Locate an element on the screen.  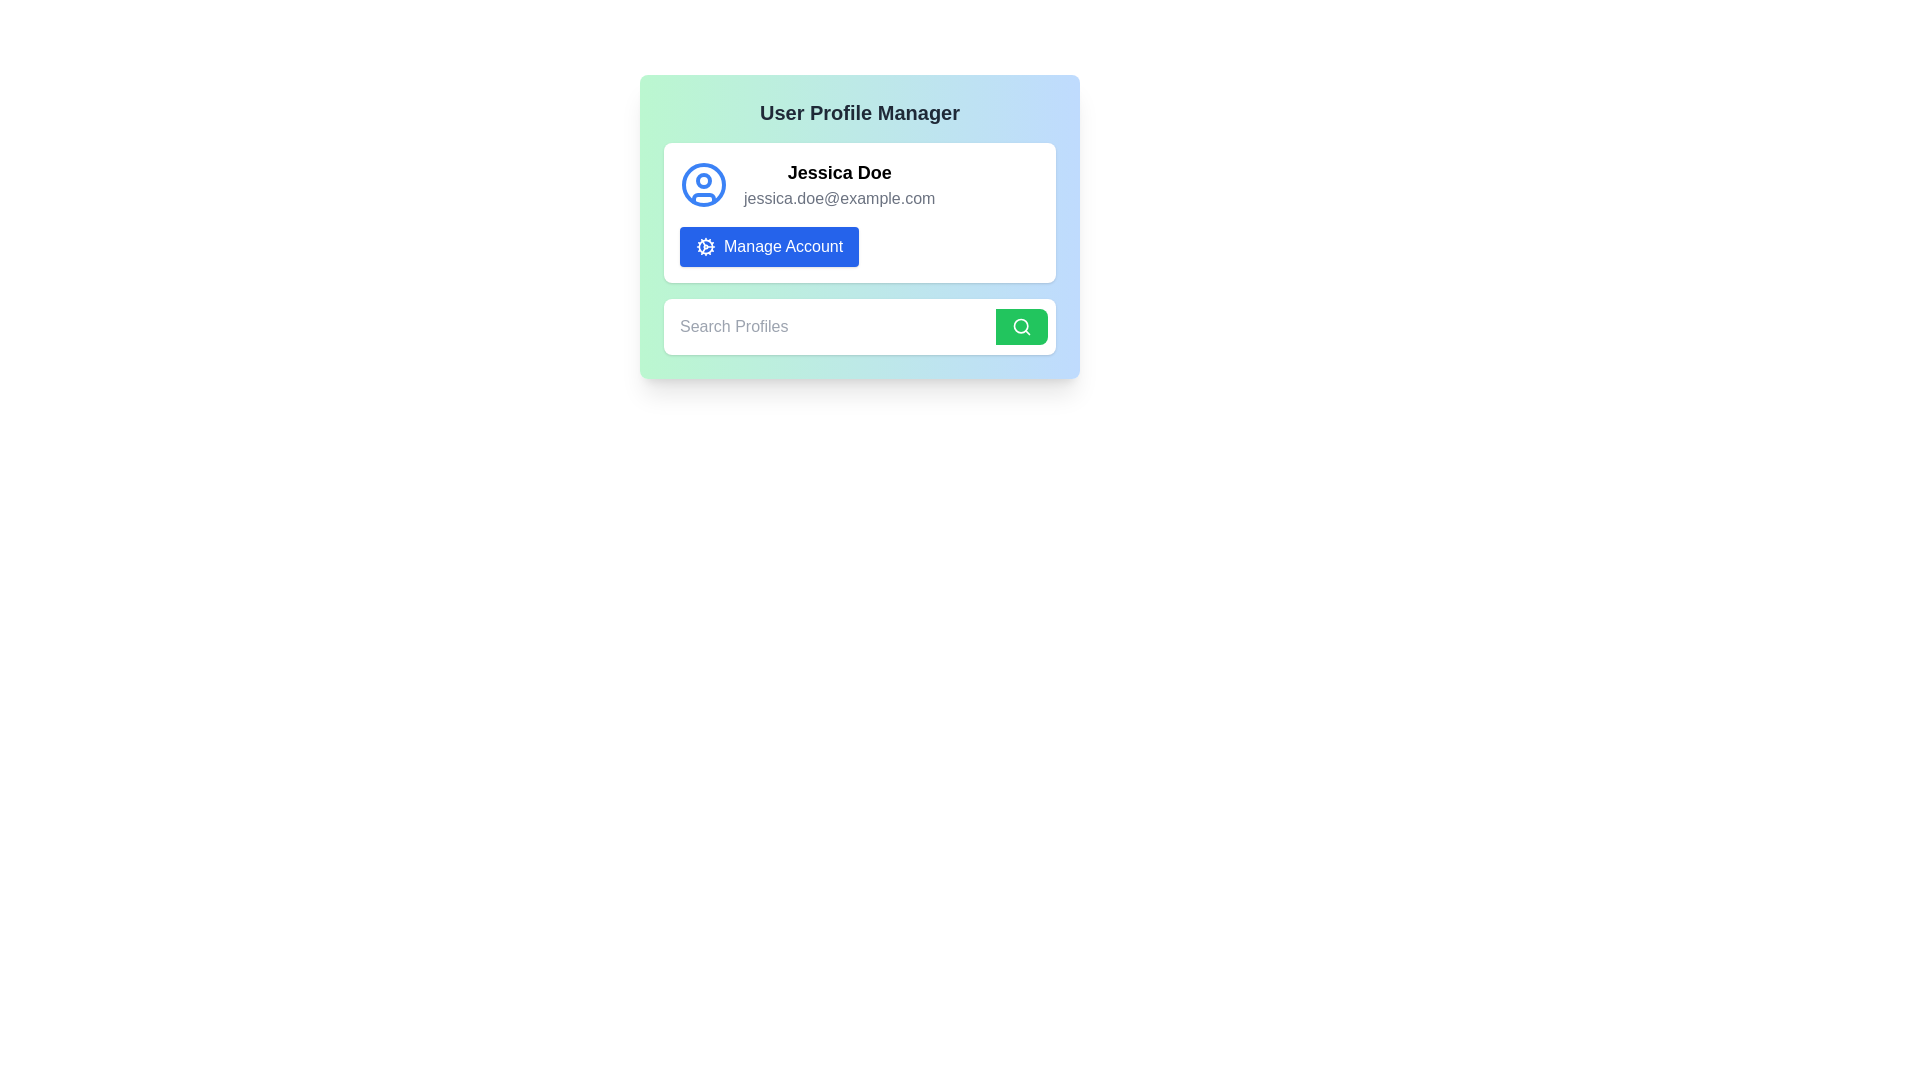
the magnifying glass icon, which is styled with a circular outline and a diagonal handle, positioned within a button to the right of the 'Search Profiles' text input field is located at coordinates (1022, 326).